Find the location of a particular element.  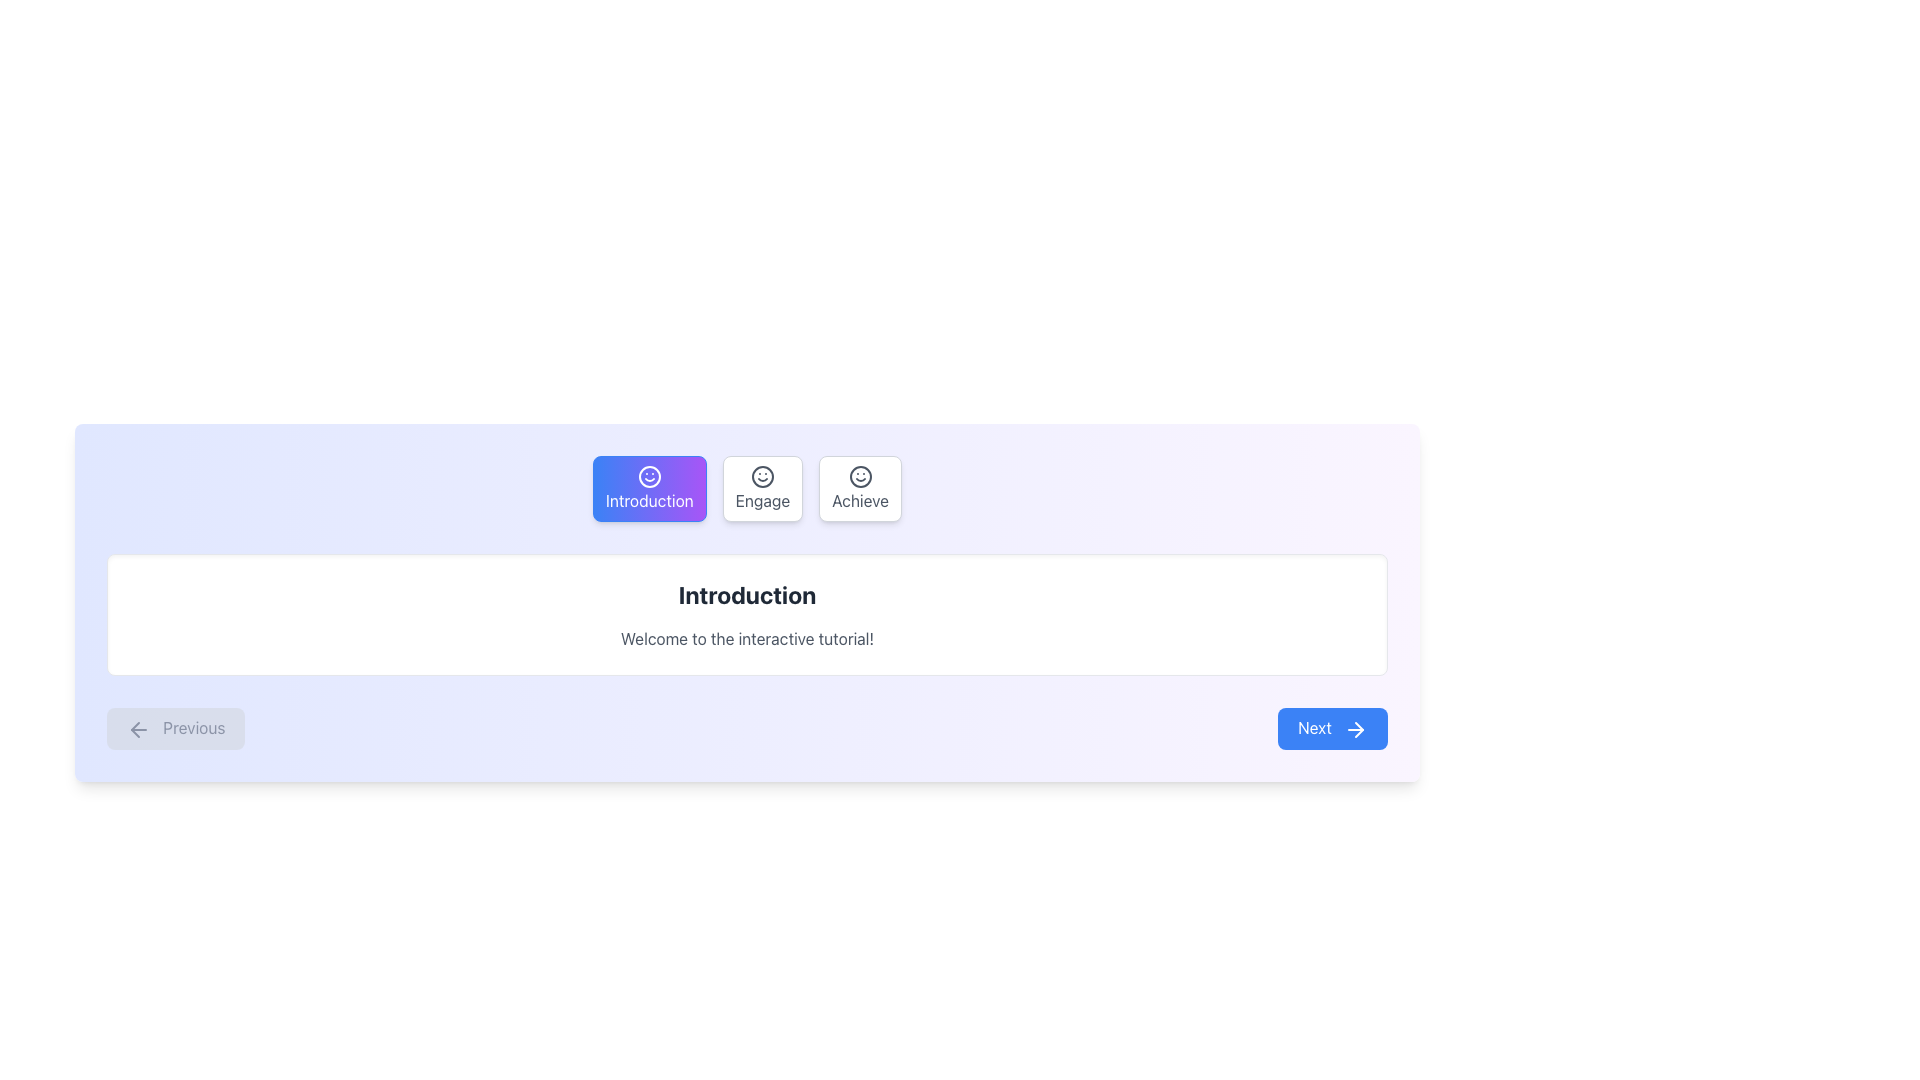

the arrow icon located inside the 'Next' button in the bottom-right corner of the interface, which serves as a visual cue for the 'Next' action is located at coordinates (1356, 729).